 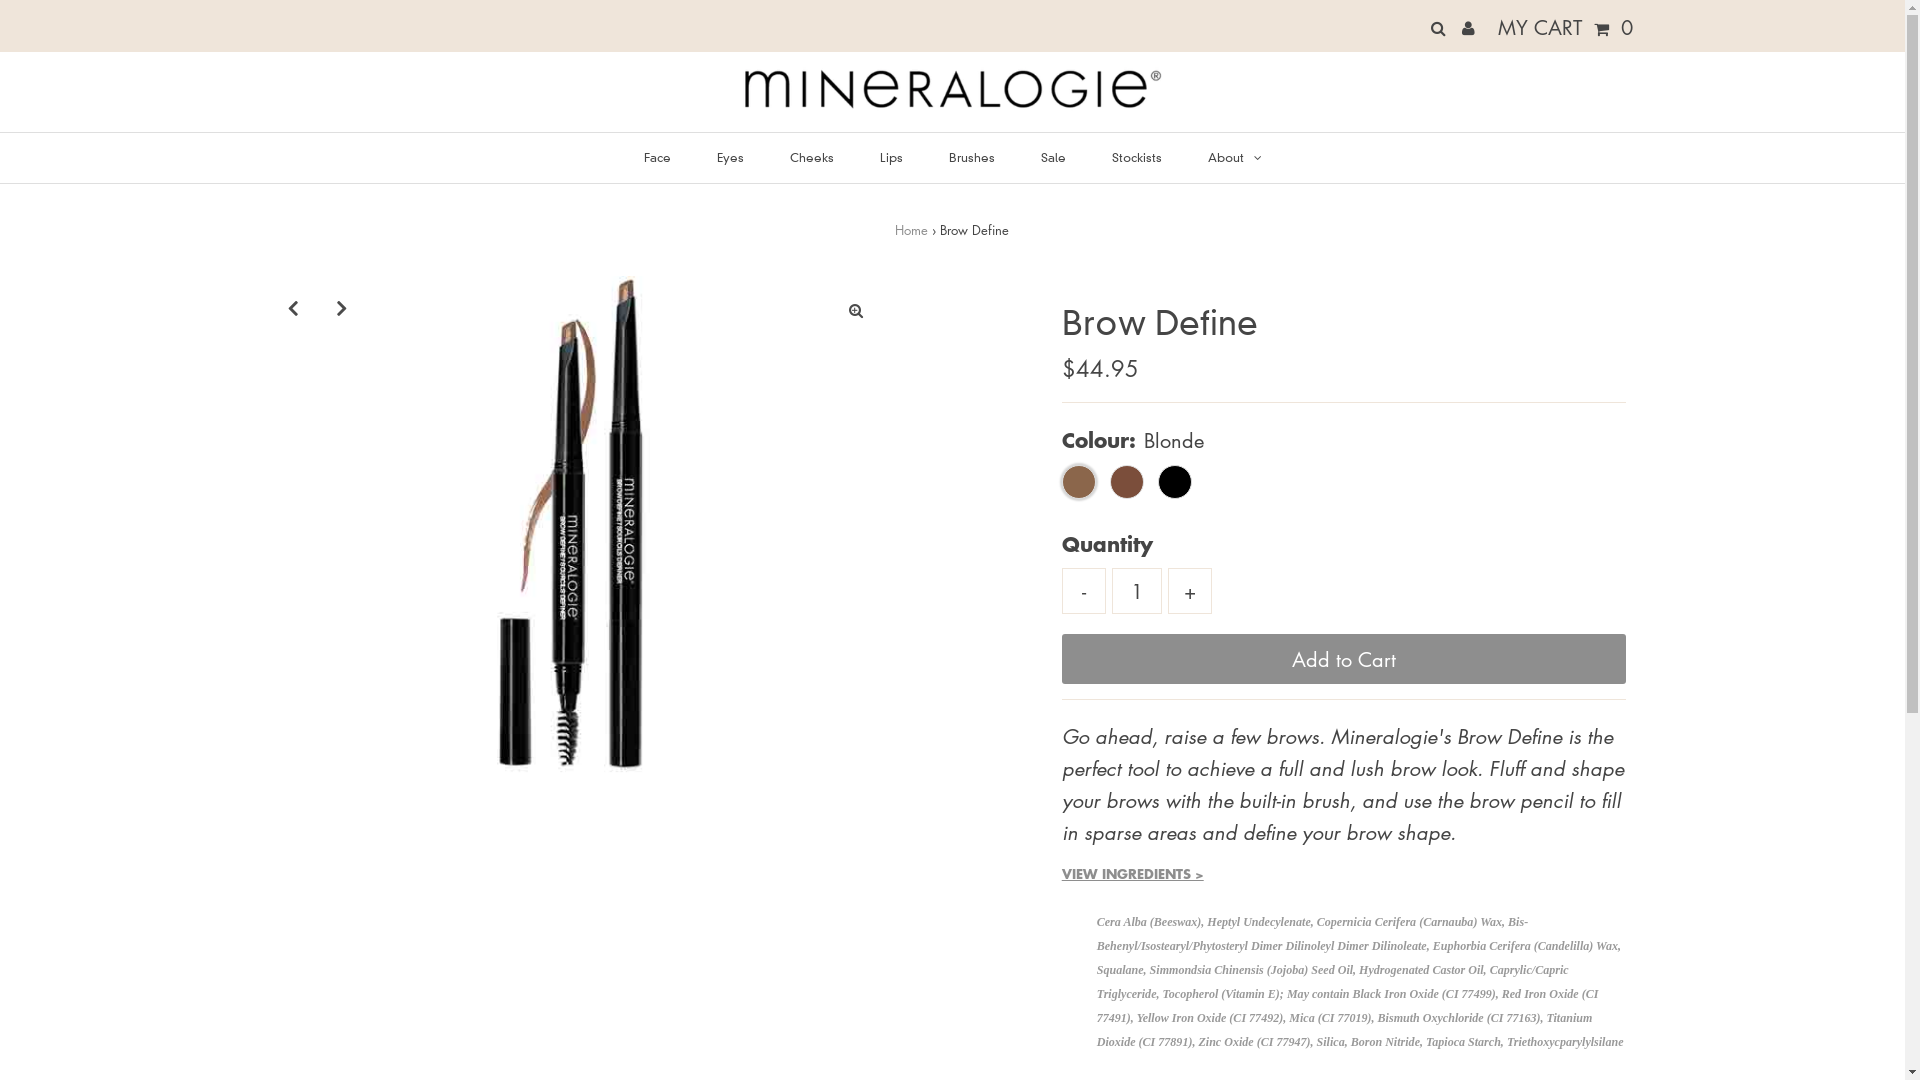 What do you see at coordinates (1090, 157) in the screenshot?
I see `'Stockists'` at bounding box center [1090, 157].